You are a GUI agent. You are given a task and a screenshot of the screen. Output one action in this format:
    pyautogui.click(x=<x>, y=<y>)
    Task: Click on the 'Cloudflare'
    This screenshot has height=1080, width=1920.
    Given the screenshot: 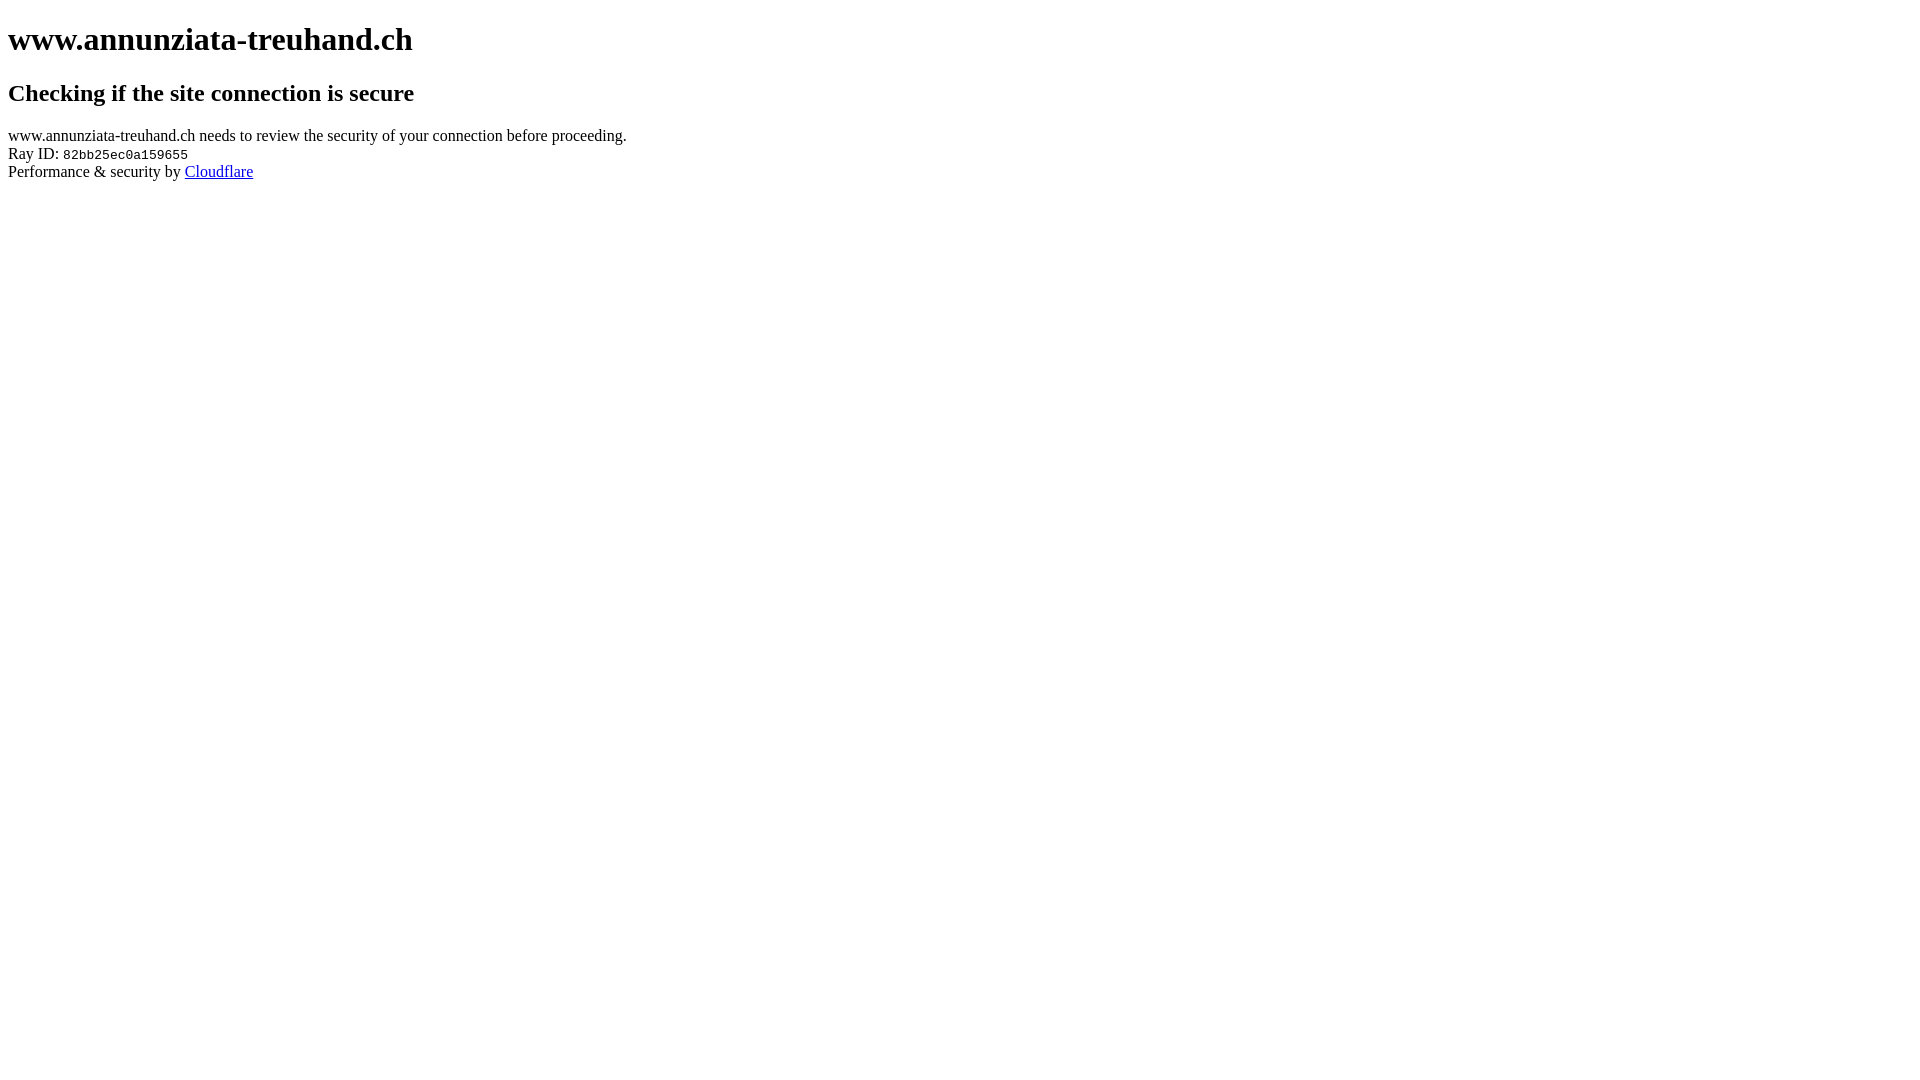 What is the action you would take?
    pyautogui.click(x=219, y=170)
    